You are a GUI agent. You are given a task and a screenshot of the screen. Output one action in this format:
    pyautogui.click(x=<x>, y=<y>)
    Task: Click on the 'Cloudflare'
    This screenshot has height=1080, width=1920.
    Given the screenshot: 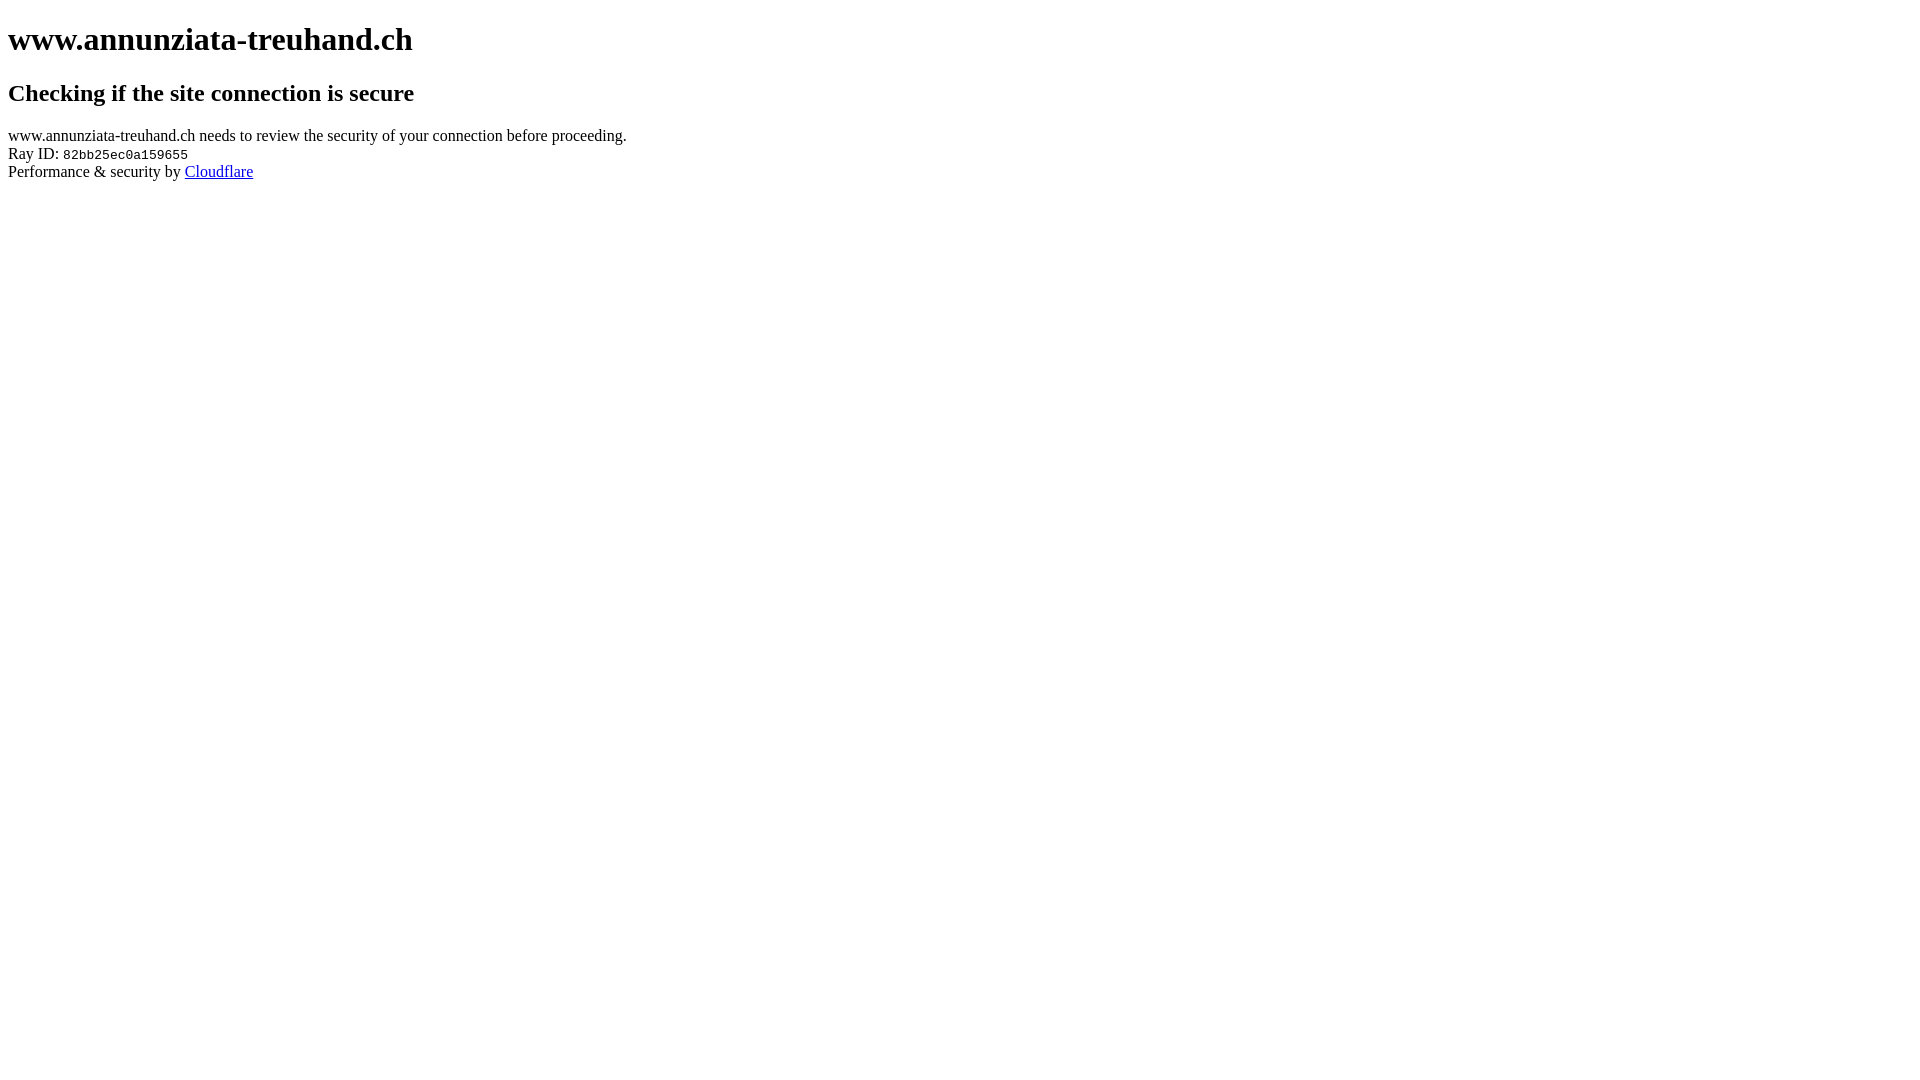 What is the action you would take?
    pyautogui.click(x=219, y=170)
    